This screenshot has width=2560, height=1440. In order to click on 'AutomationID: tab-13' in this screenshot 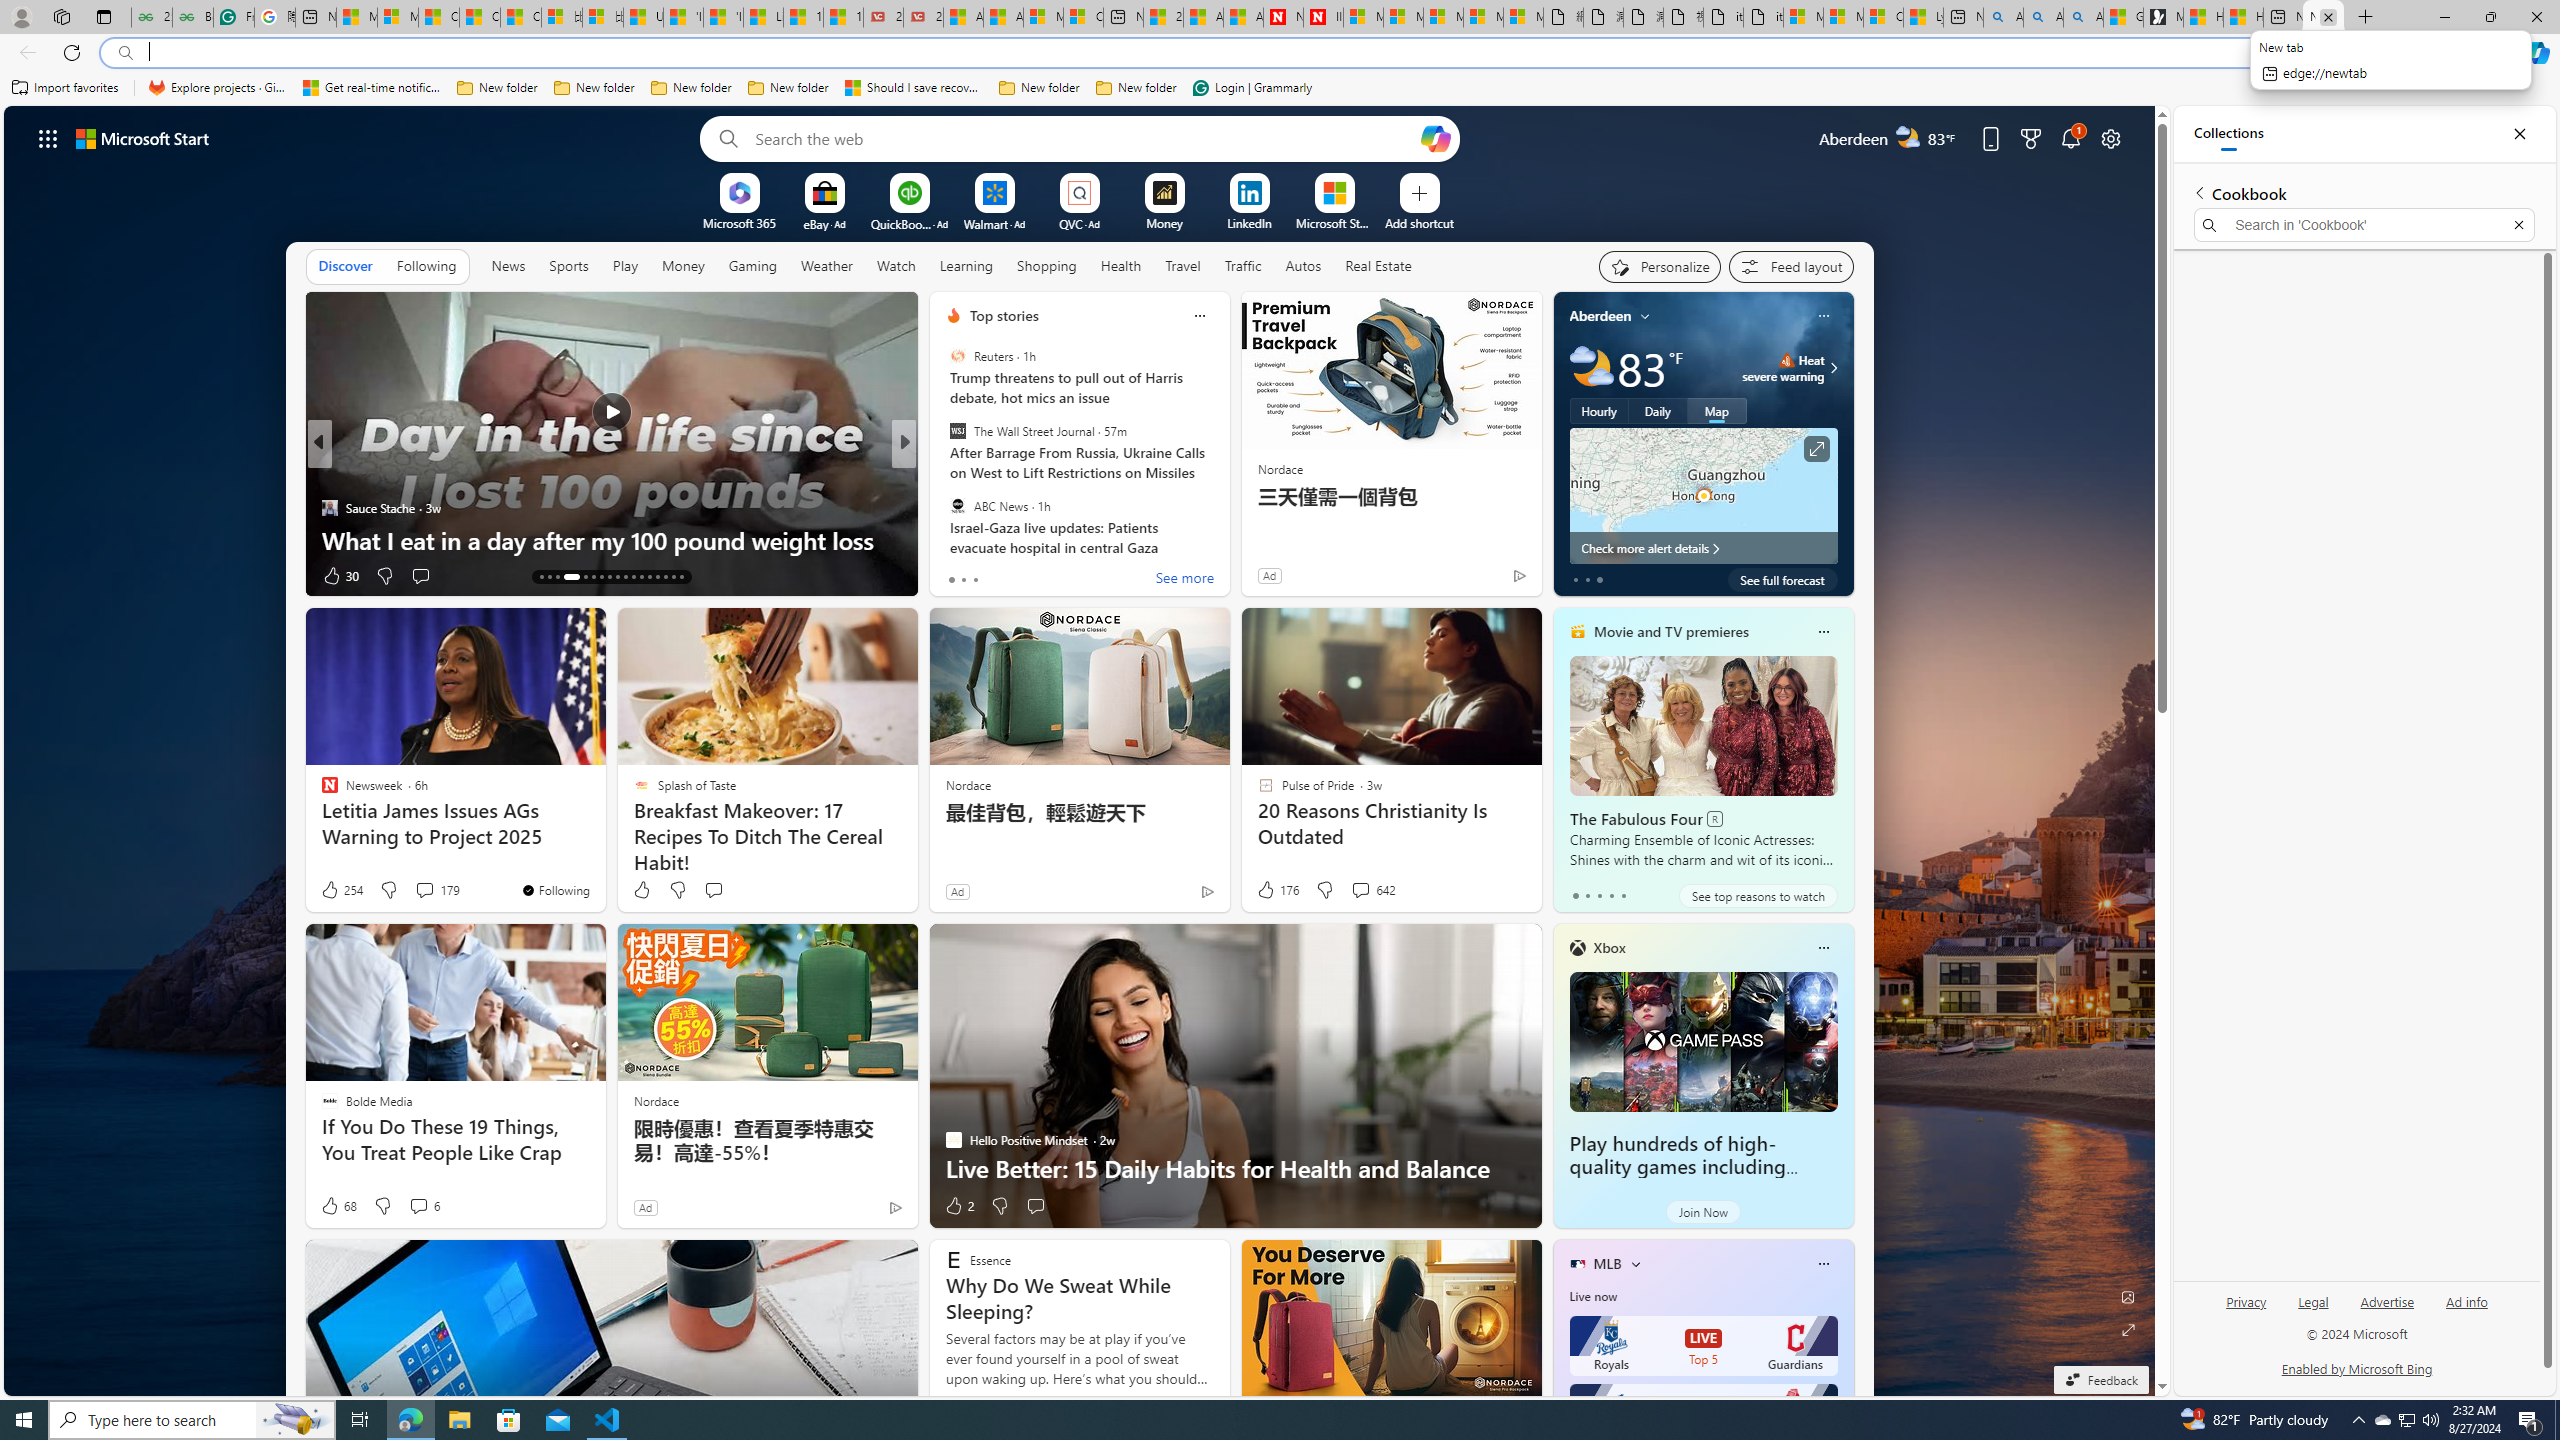, I will do `click(541, 577)`.